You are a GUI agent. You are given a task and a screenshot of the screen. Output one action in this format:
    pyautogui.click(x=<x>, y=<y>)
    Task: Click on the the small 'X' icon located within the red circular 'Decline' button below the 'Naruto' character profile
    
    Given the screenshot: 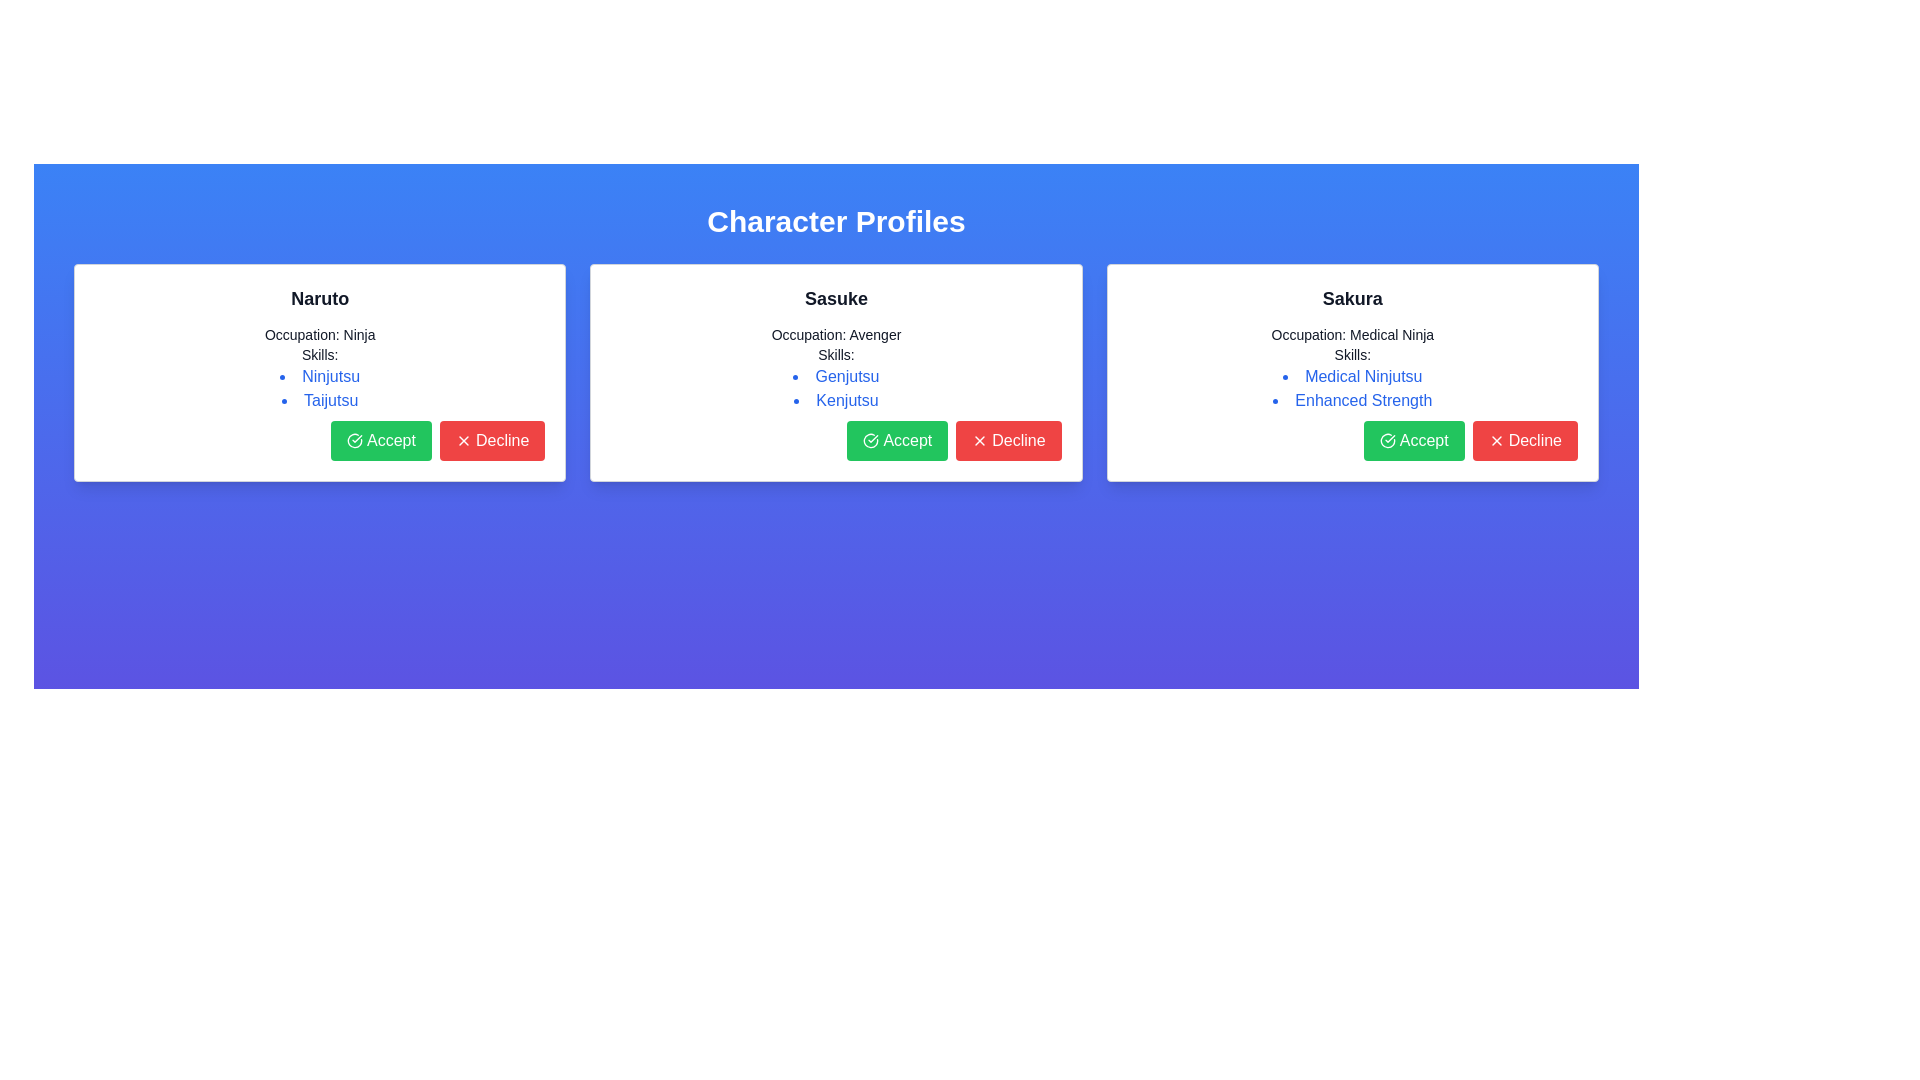 What is the action you would take?
    pyautogui.click(x=463, y=439)
    